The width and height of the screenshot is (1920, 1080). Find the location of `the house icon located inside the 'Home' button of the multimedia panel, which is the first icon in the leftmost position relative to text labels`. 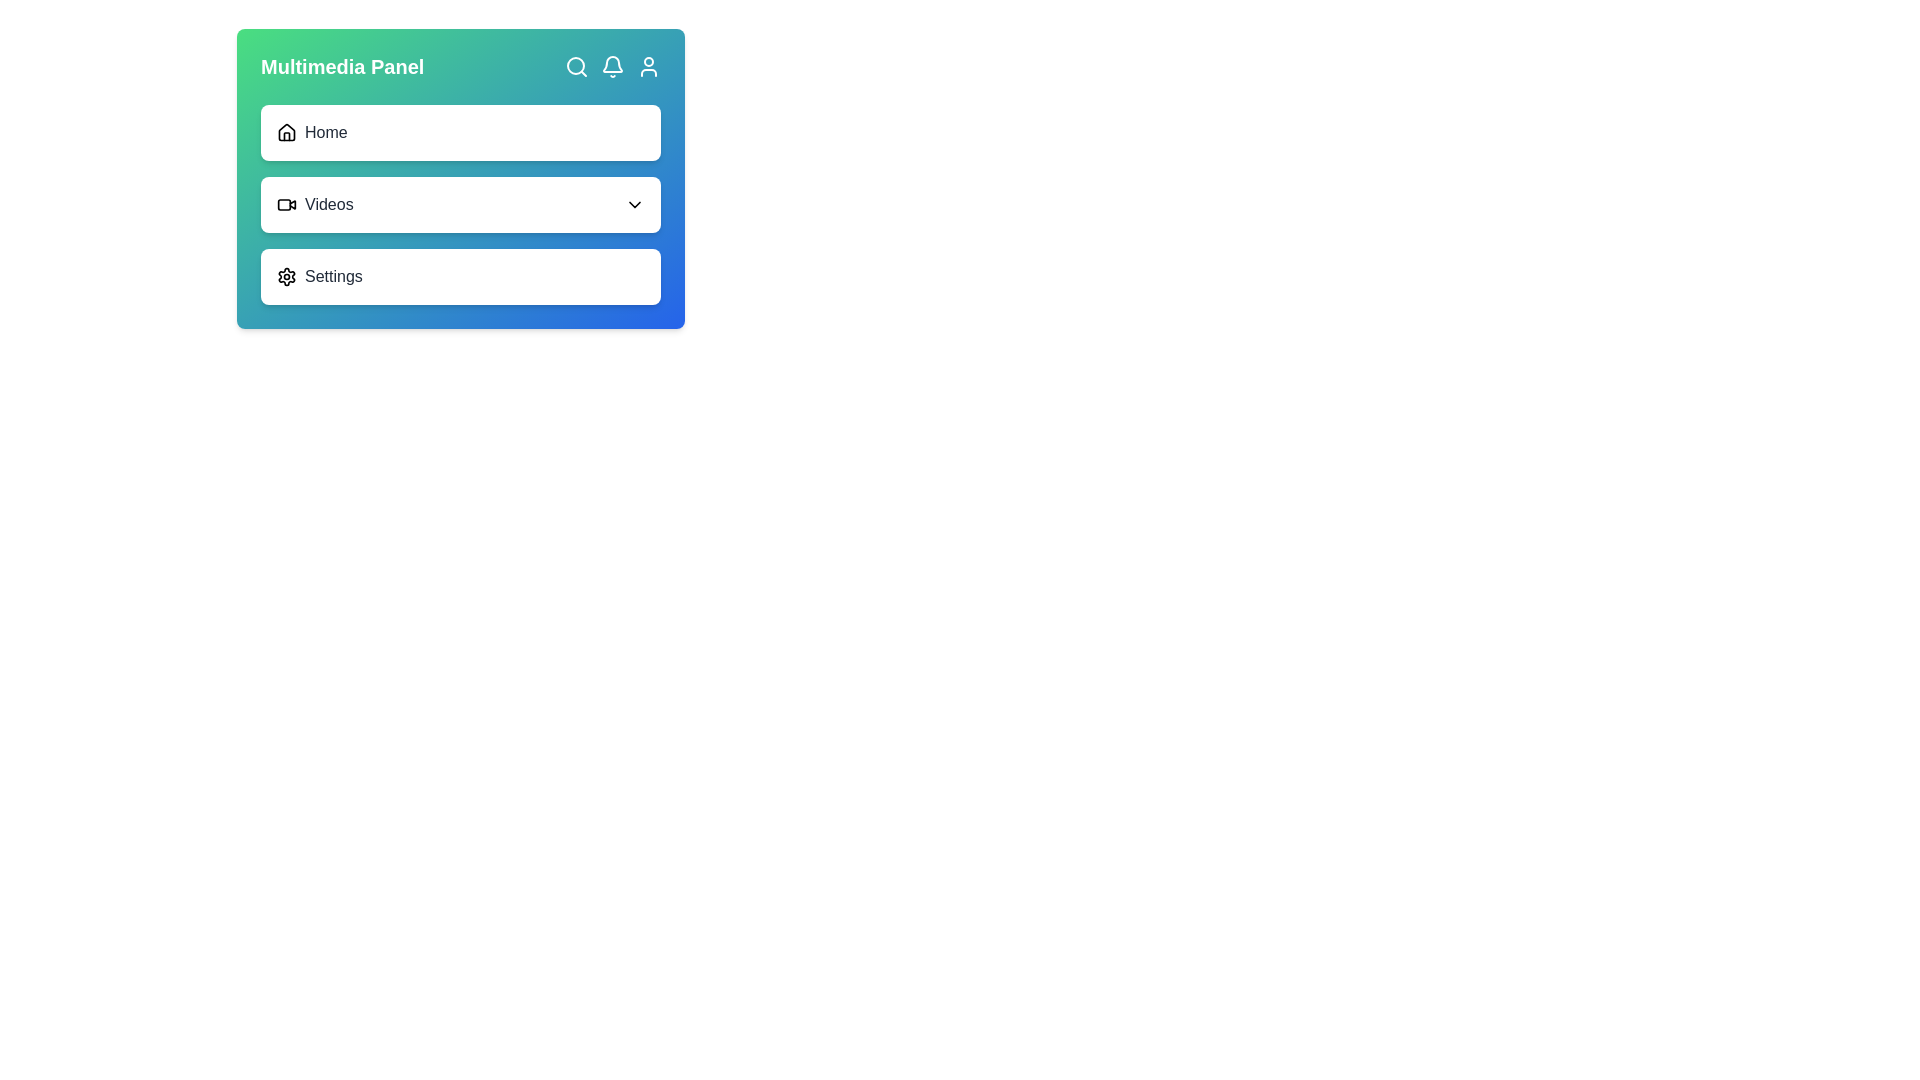

the house icon located inside the 'Home' button of the multimedia panel, which is the first icon in the leftmost position relative to text labels is located at coordinates (286, 131).